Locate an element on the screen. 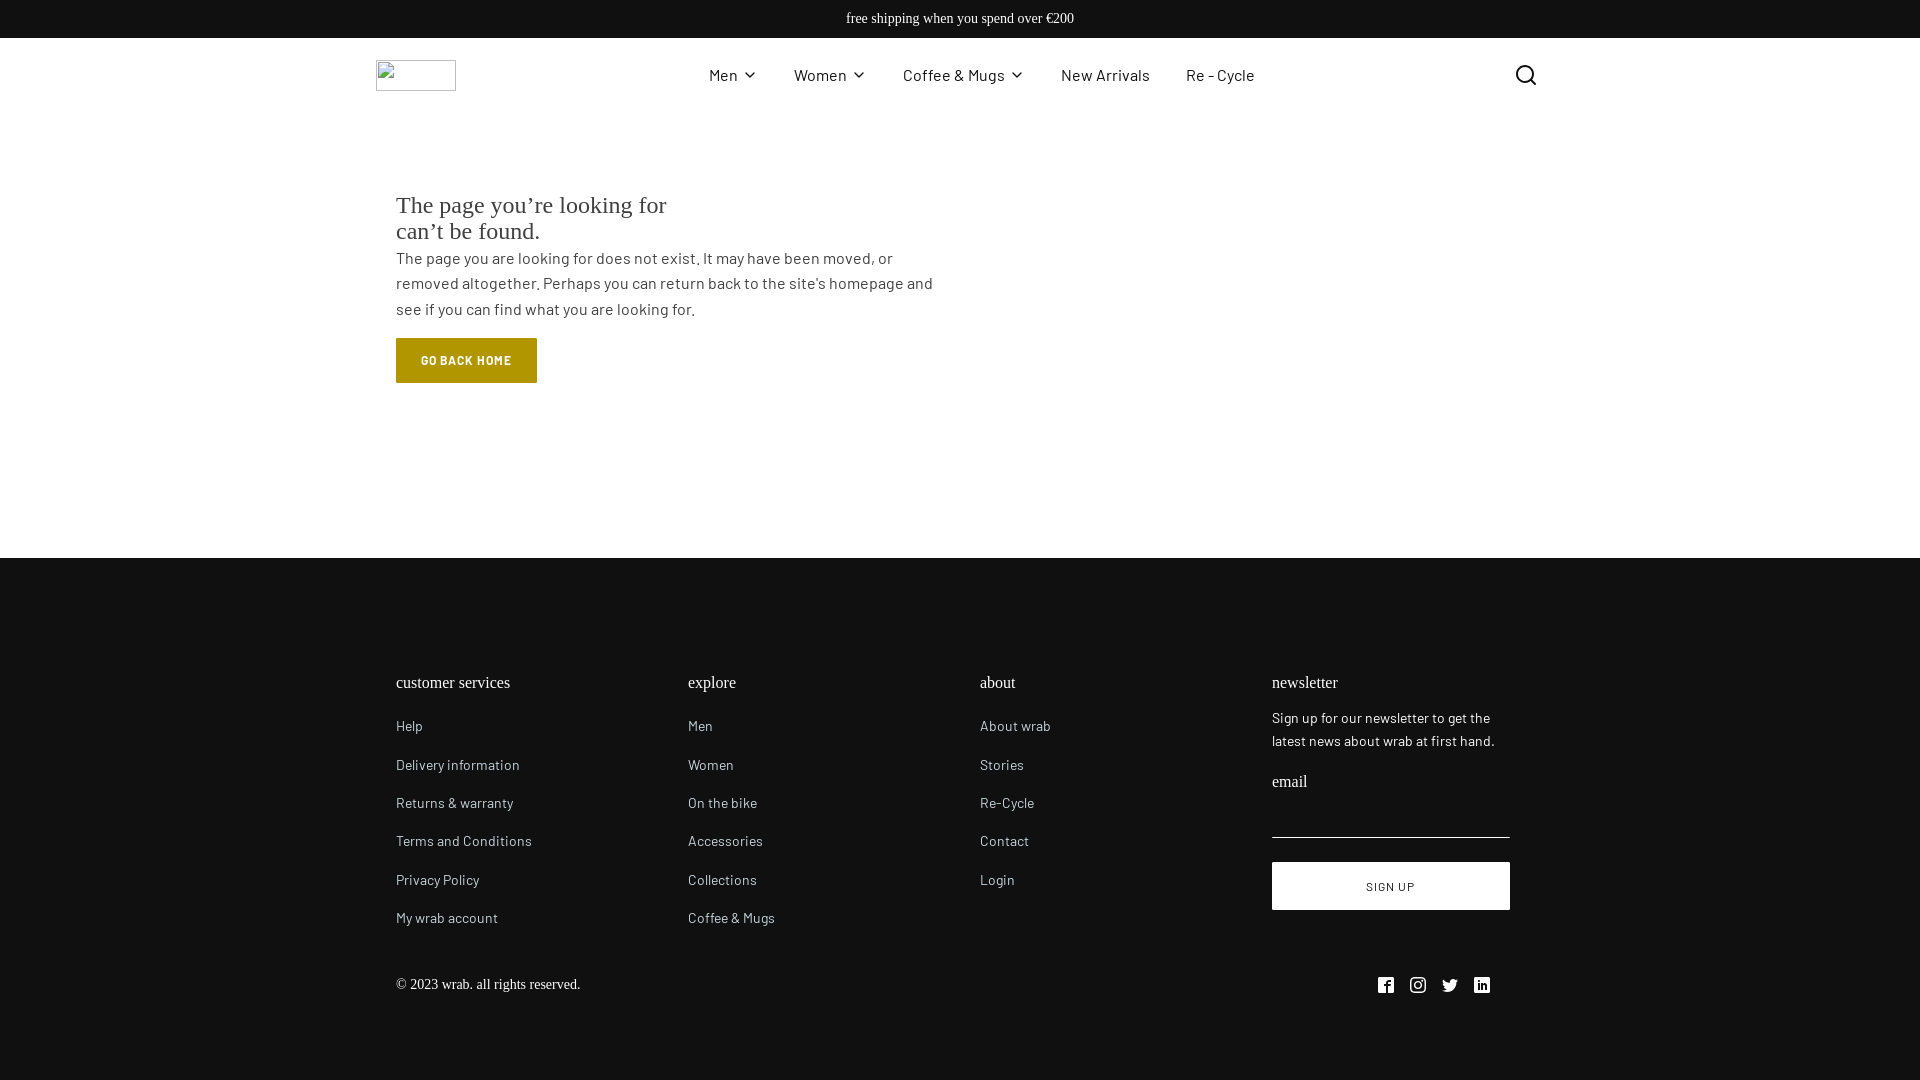  'Returns & warranty' is located at coordinates (463, 801).